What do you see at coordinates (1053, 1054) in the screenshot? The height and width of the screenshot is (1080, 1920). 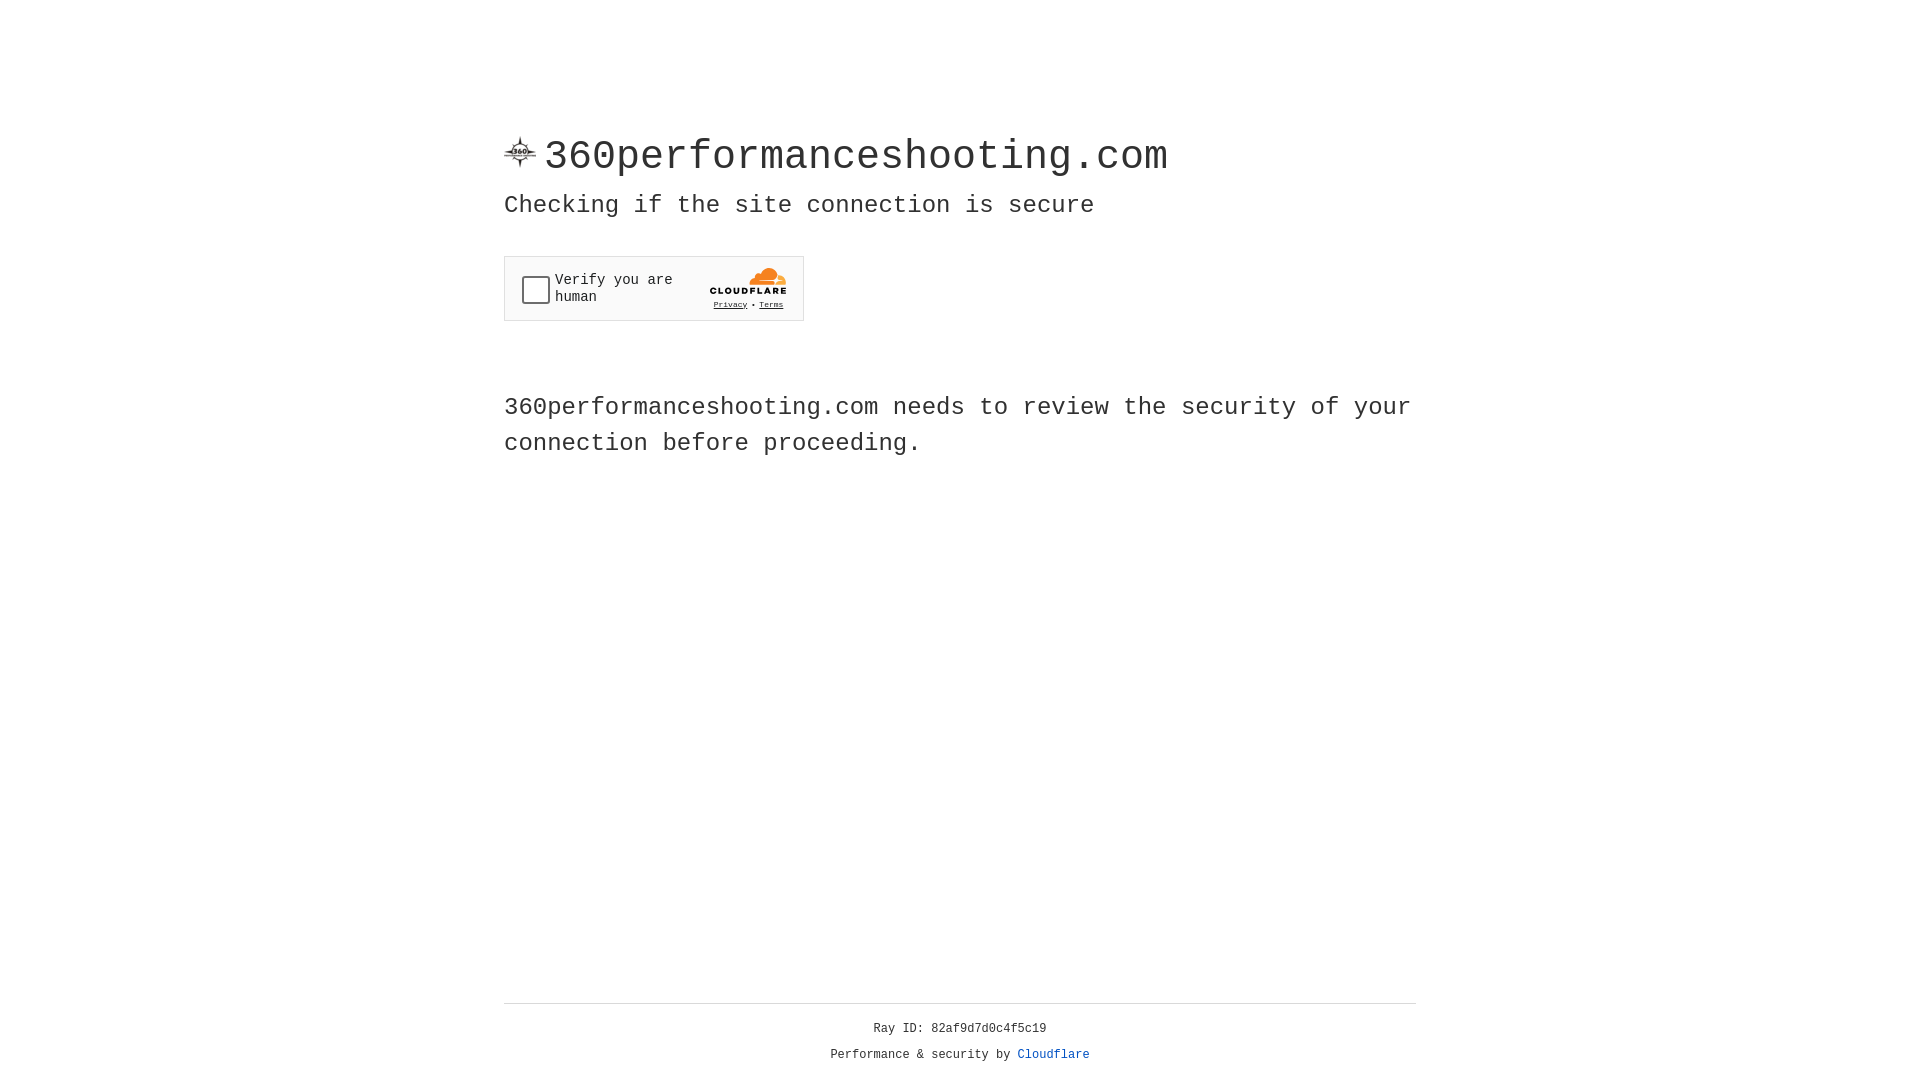 I see `'Cloudflare'` at bounding box center [1053, 1054].